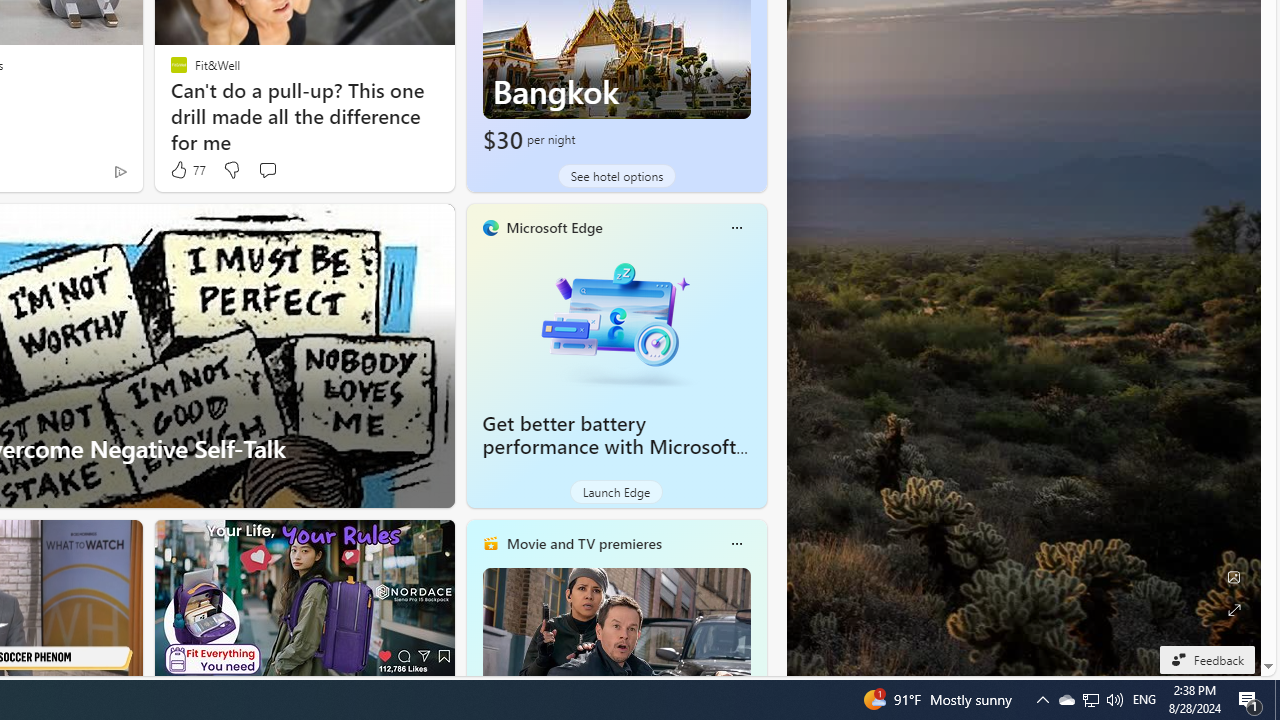 This screenshot has height=720, width=1280. Describe the element at coordinates (186, 169) in the screenshot. I see `'77 Like'` at that location.